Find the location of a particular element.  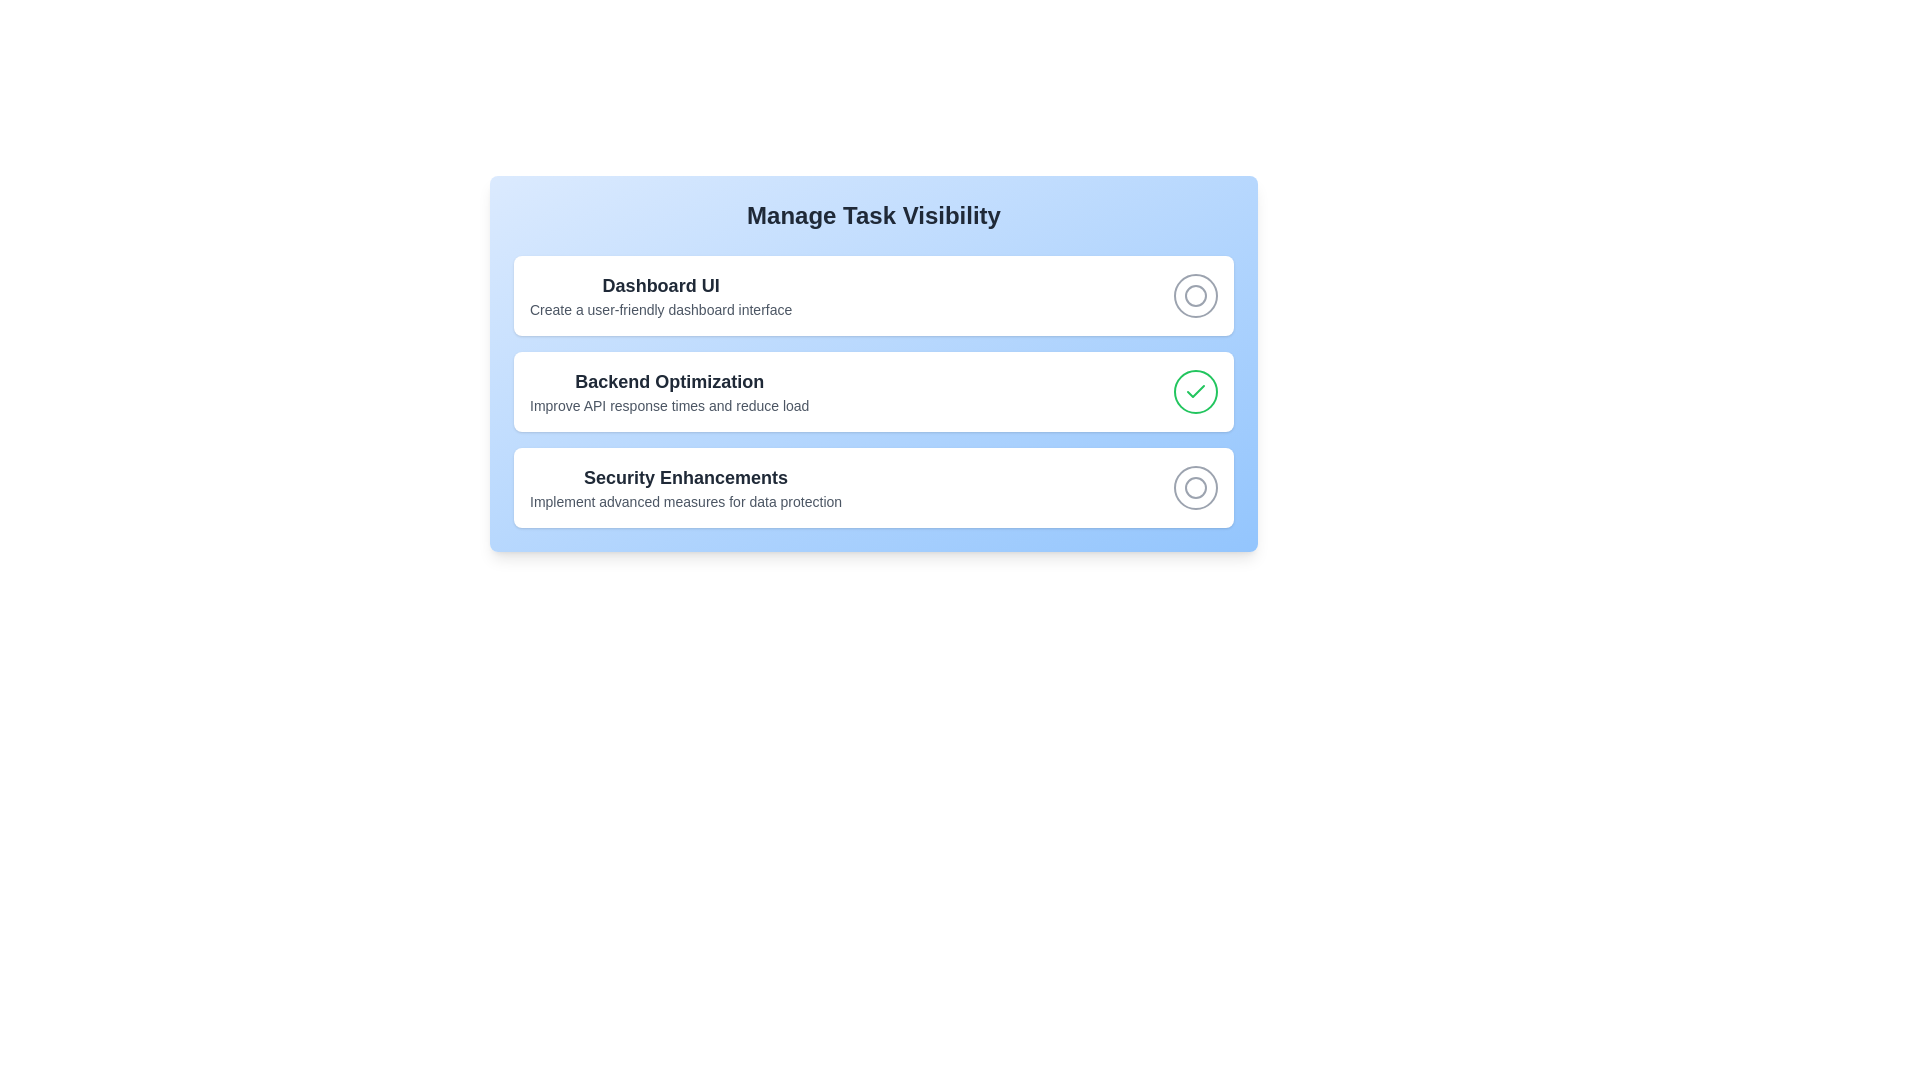

the circular icon within the checkbox of the third option in the 'Security Enhancements' row is located at coordinates (1195, 488).